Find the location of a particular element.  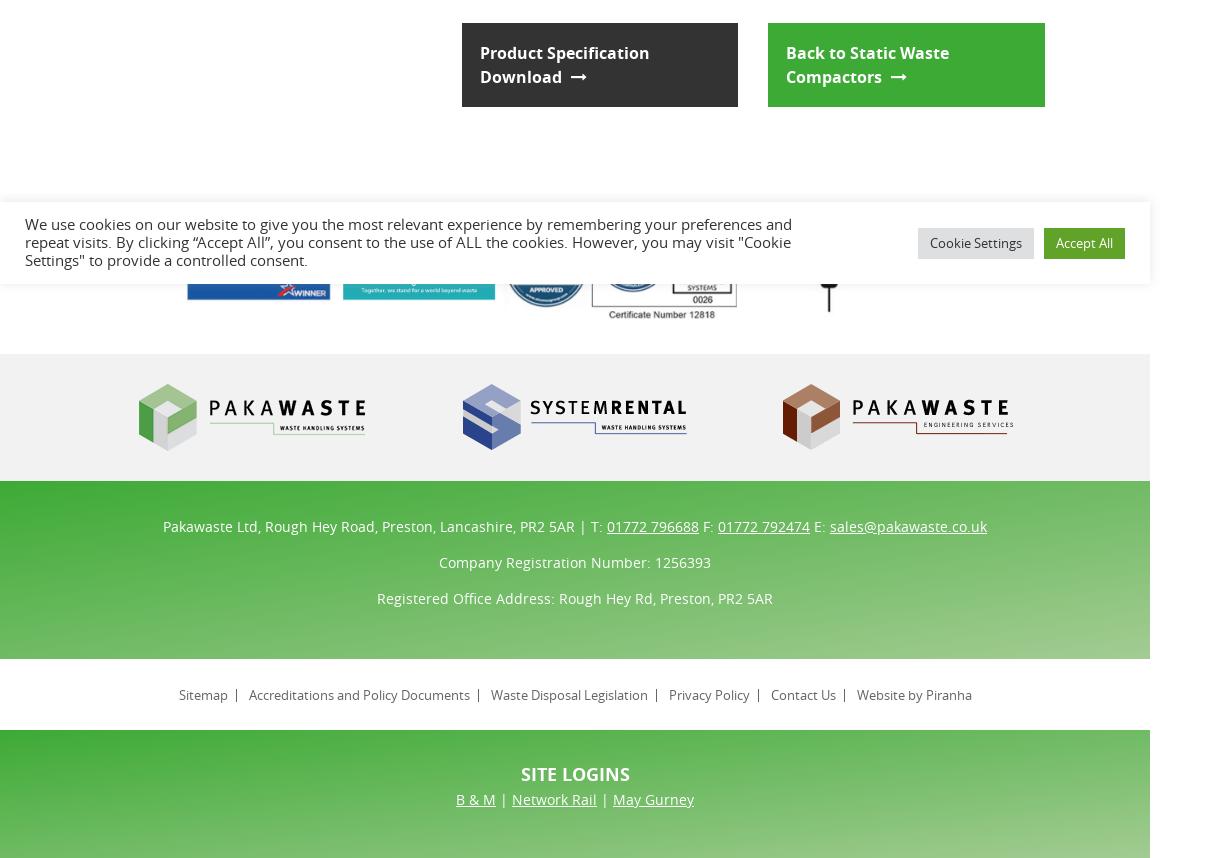

'Registered Office Address: Rough Hey Rd, Preston, PR2 5AR' is located at coordinates (574, 596).